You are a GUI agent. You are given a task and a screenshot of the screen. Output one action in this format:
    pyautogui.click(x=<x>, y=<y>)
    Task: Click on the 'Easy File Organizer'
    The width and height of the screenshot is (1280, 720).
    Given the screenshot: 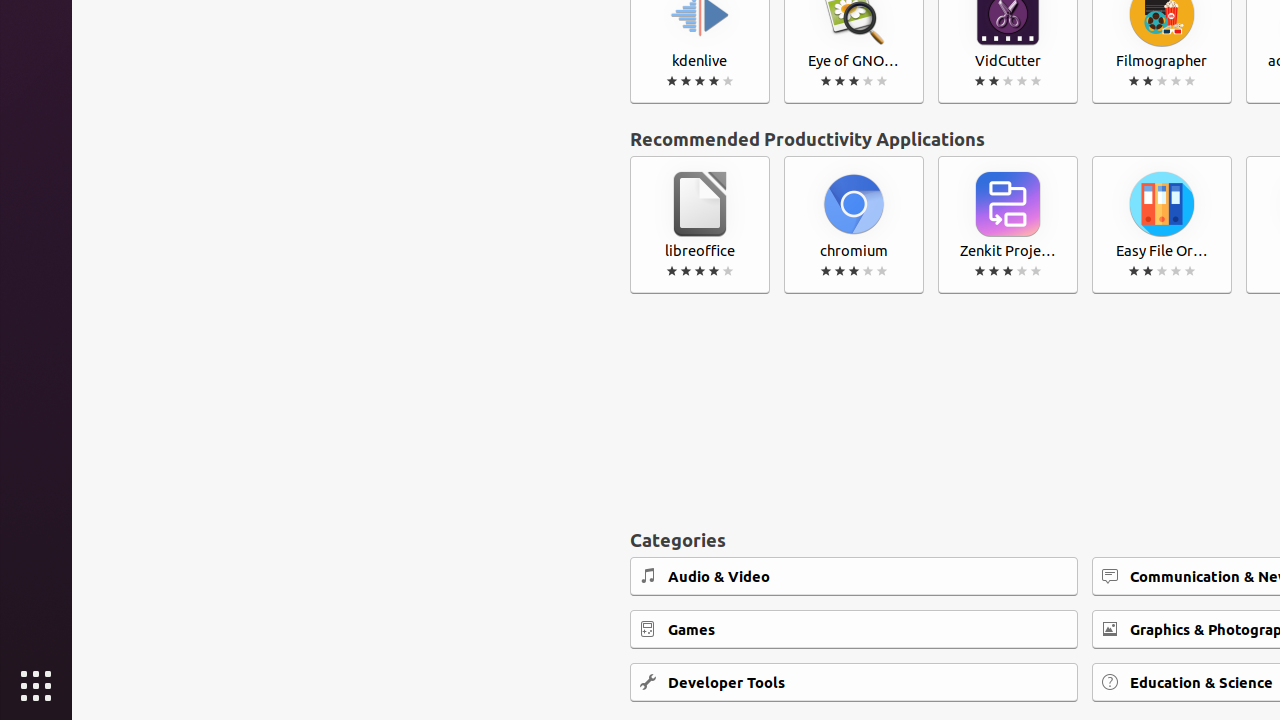 What is the action you would take?
    pyautogui.click(x=1161, y=225)
    